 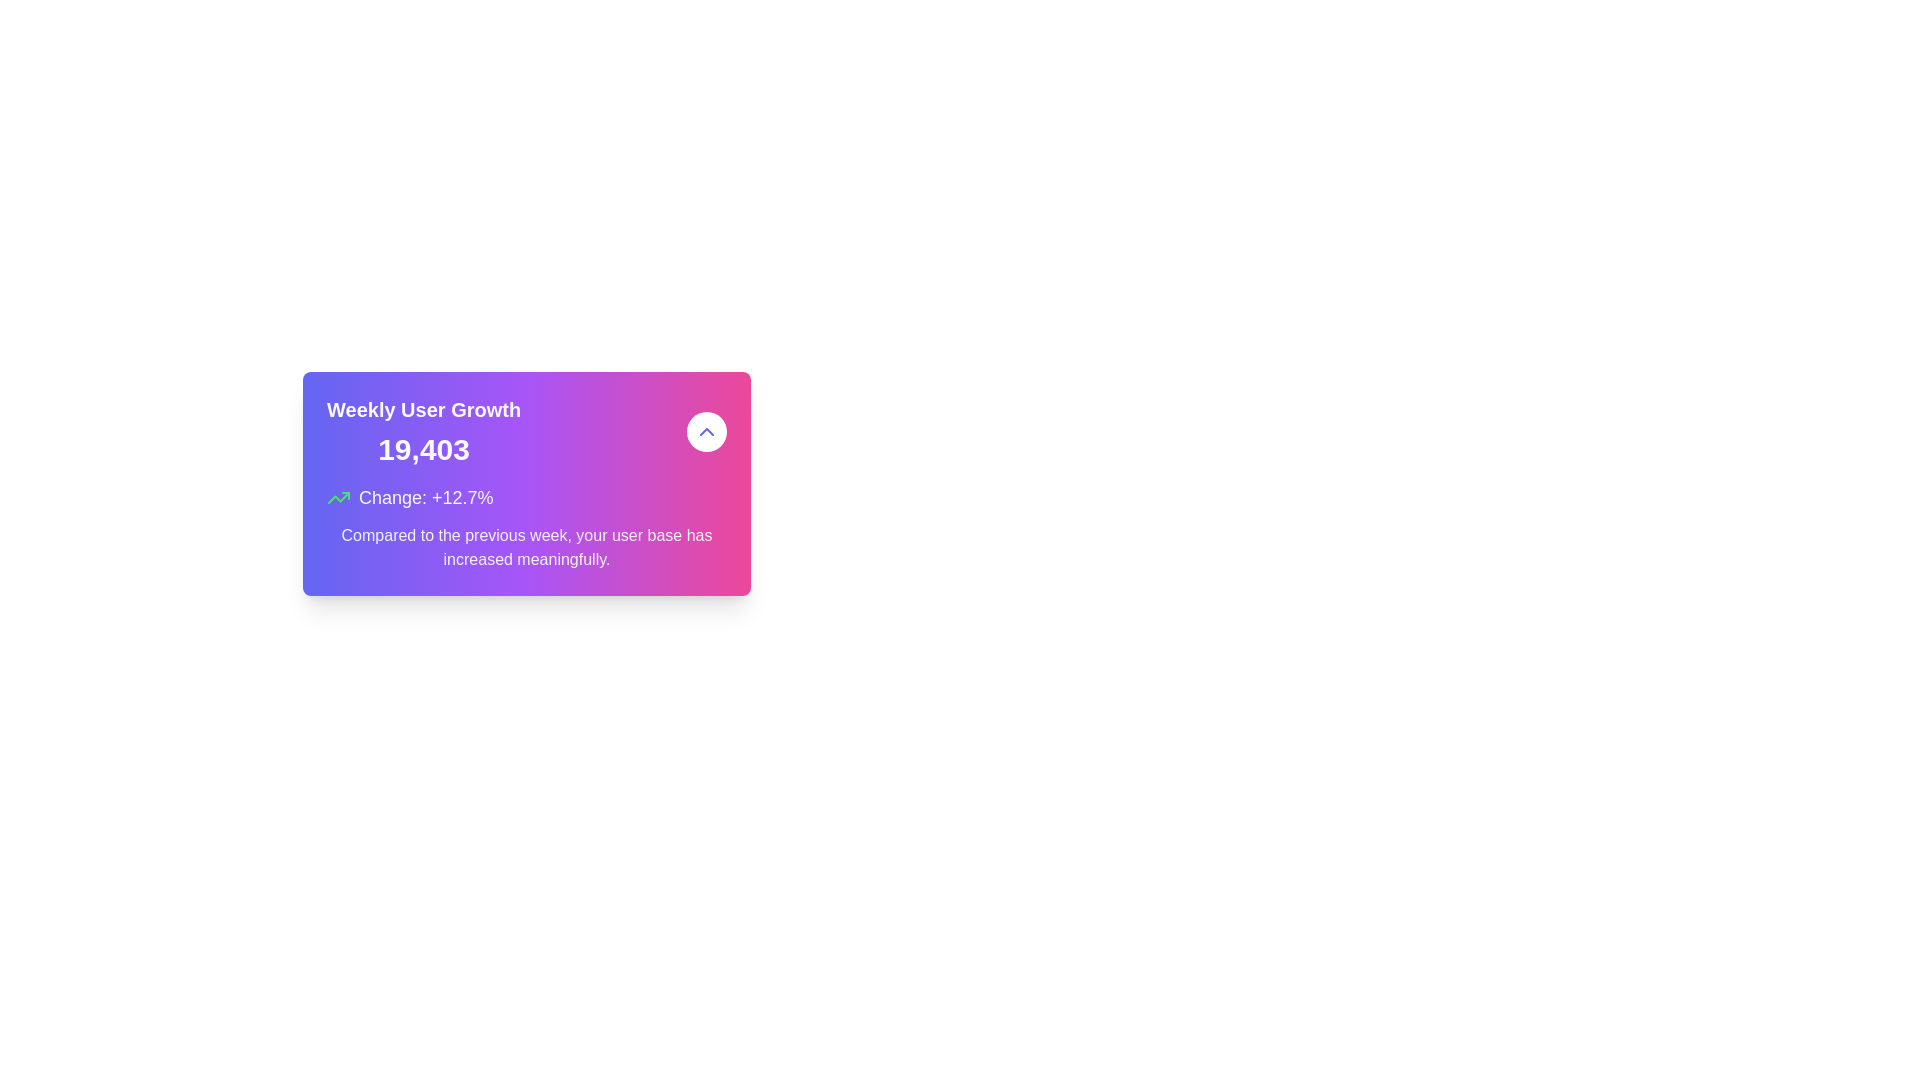 What do you see at coordinates (423, 450) in the screenshot?
I see `the static text display element showing the number '19,403', which is located below 'Weekly User Growth' in a gradient background card` at bounding box center [423, 450].